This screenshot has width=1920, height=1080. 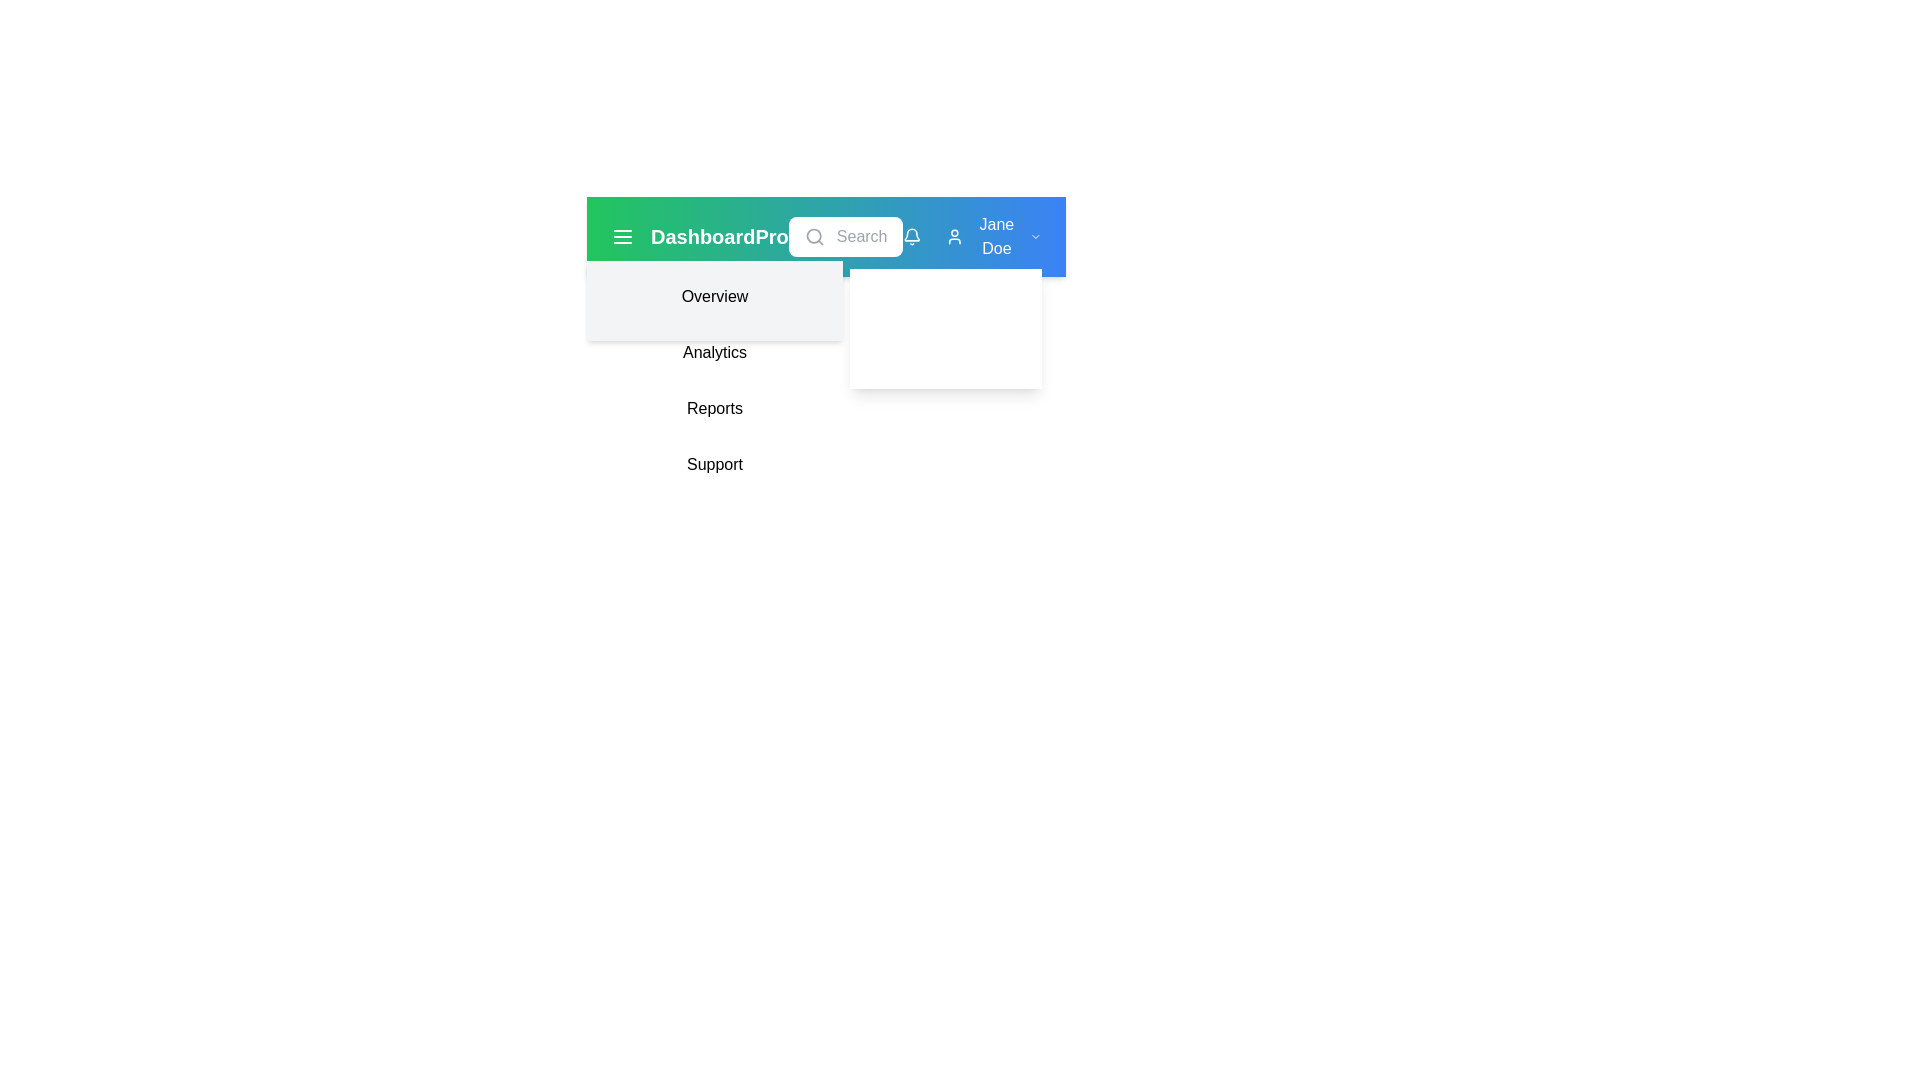 What do you see at coordinates (993, 235) in the screenshot?
I see `the user profile Dropdown-trigger element located in the top-right section of the interface` at bounding box center [993, 235].